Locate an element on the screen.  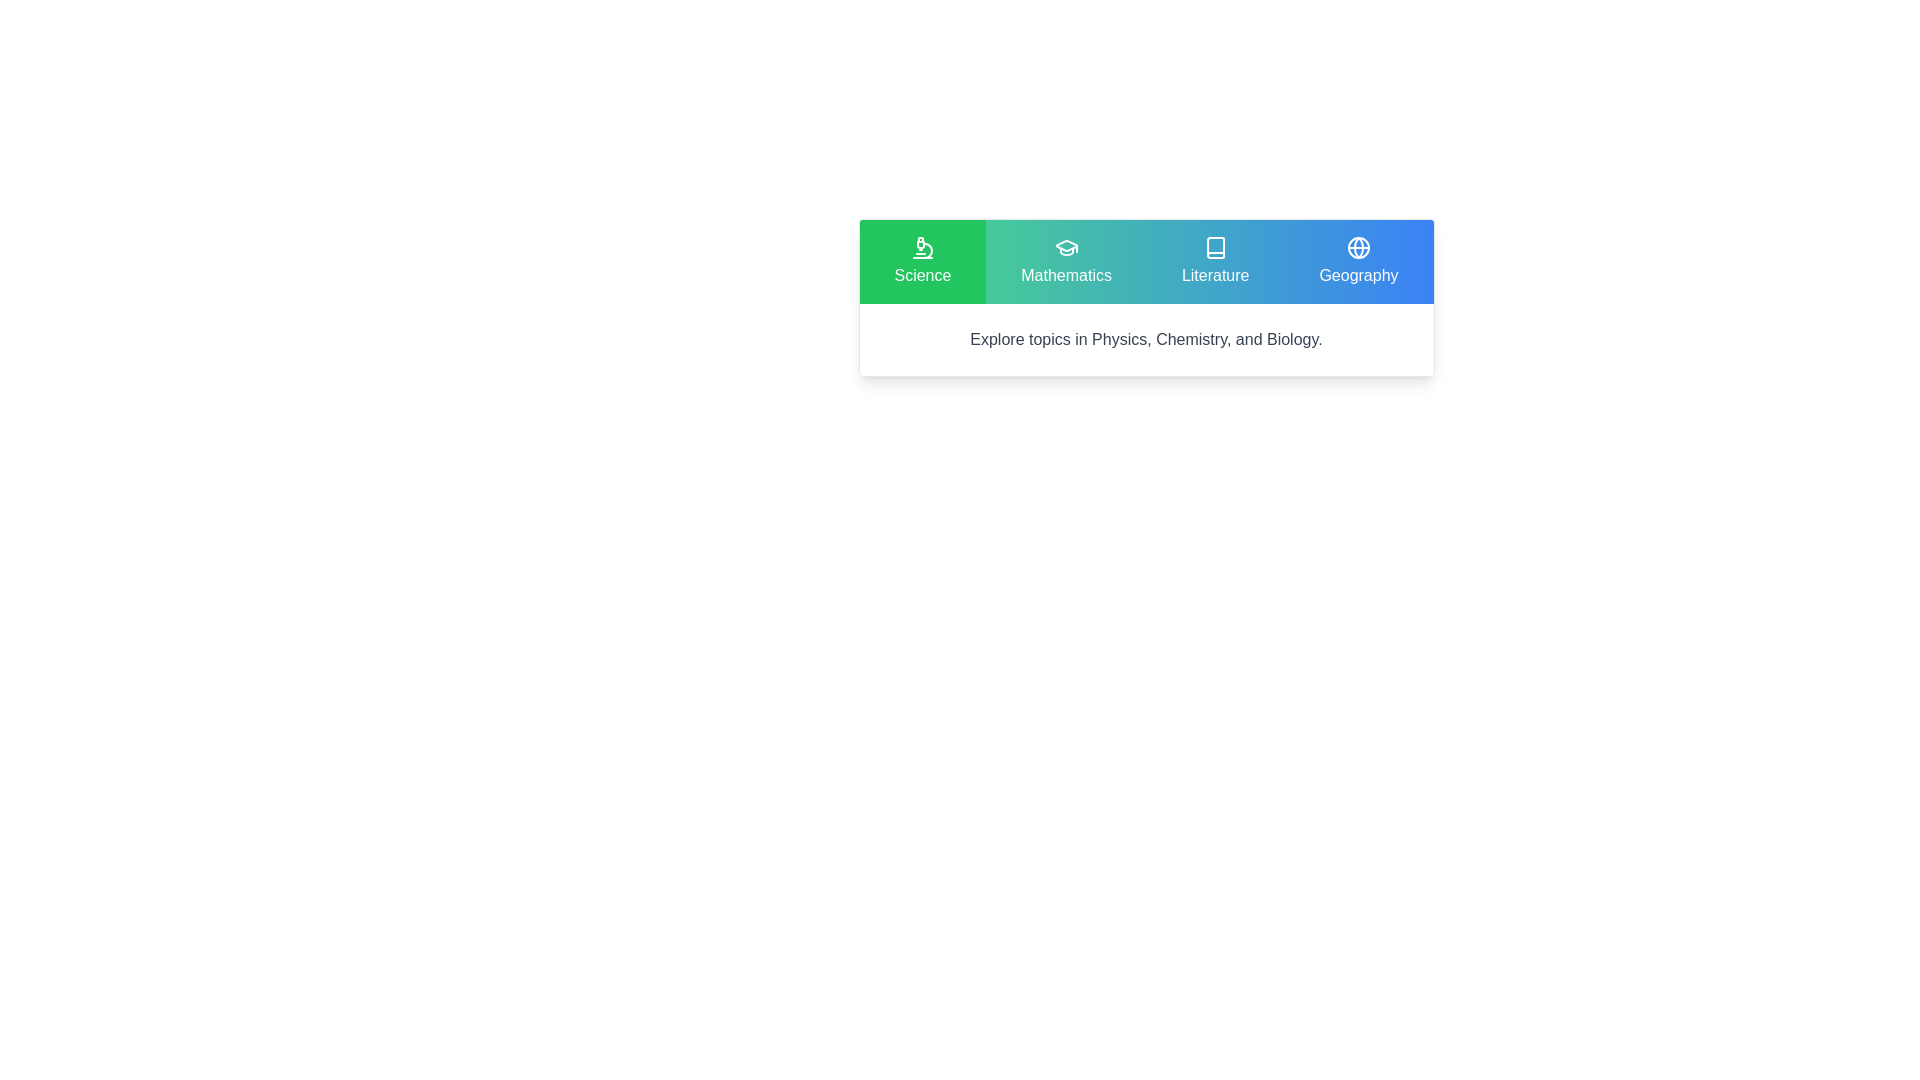
the book icon in the Literature section of the navigation bar, which is represented by a minimalistic line-art design in blue color is located at coordinates (1214, 246).